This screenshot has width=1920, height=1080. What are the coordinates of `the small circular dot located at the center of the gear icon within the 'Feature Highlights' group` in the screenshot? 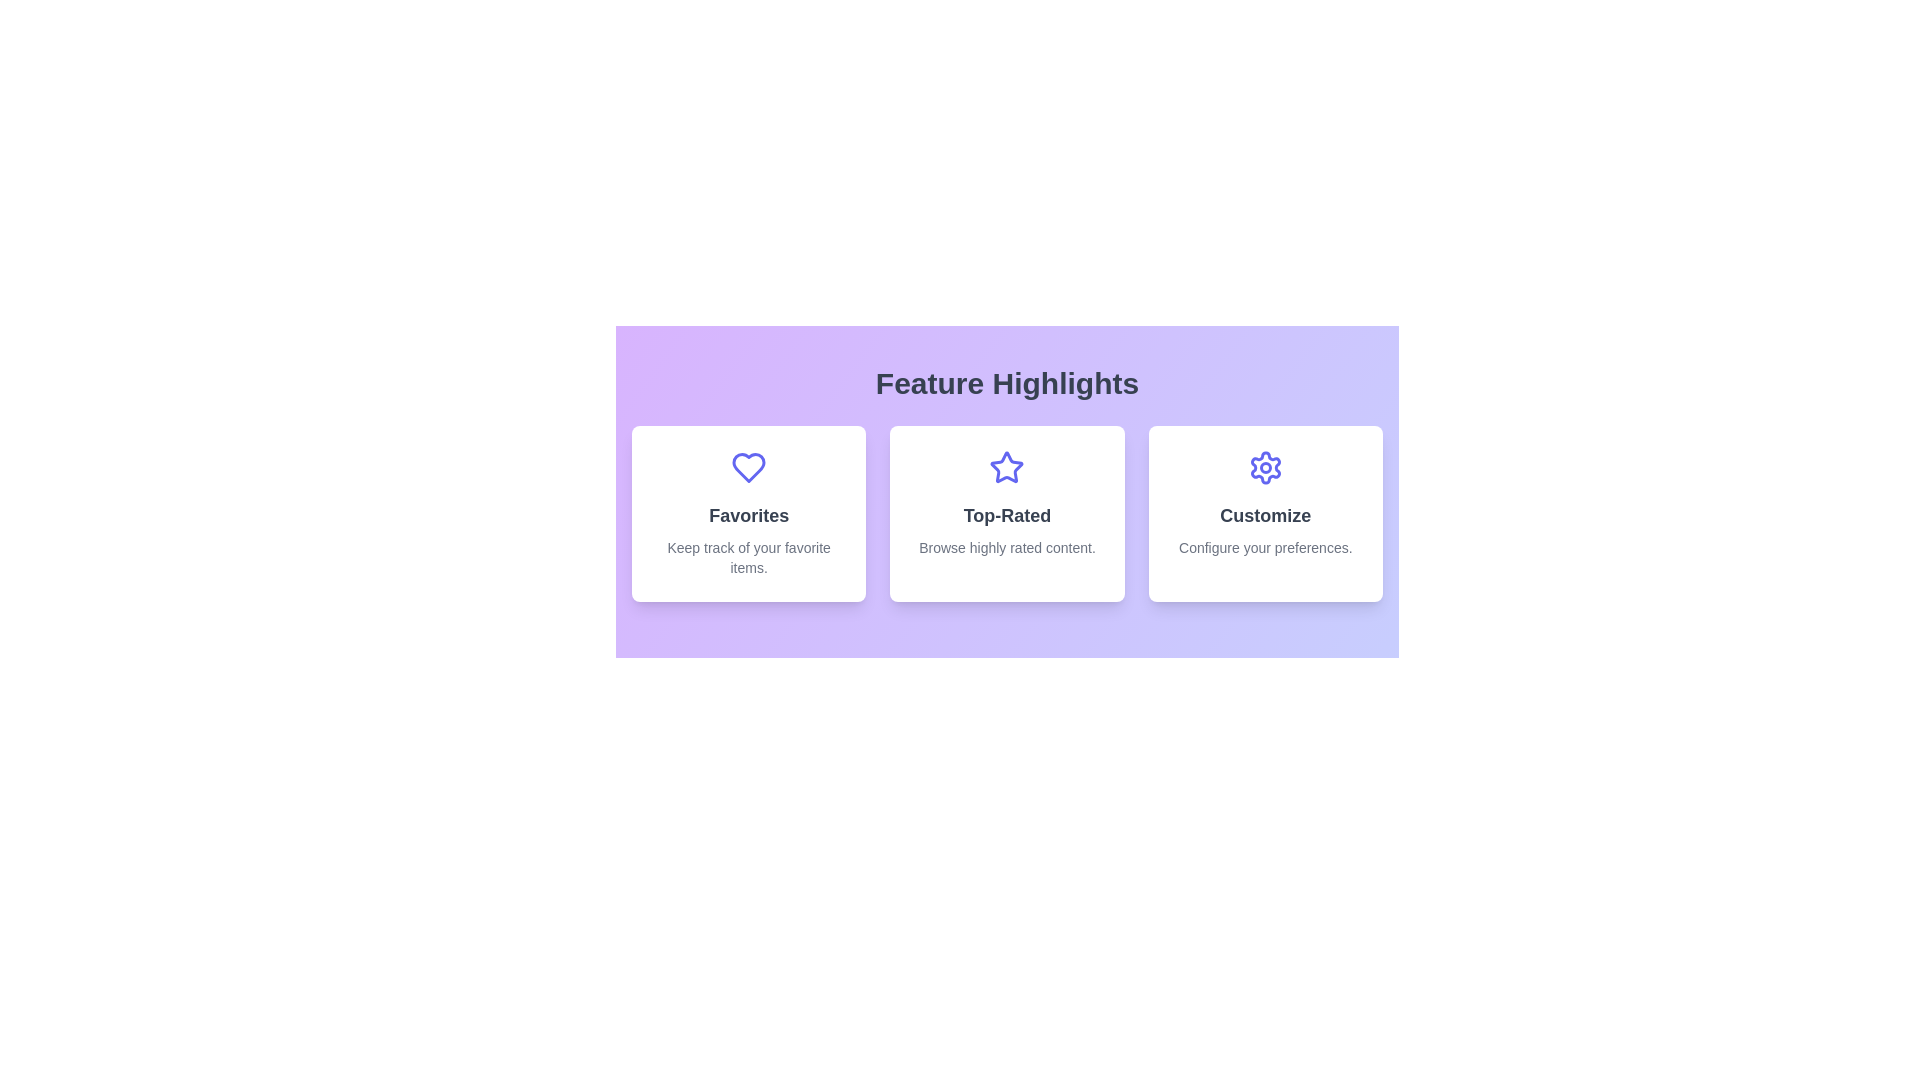 It's located at (1264, 467).